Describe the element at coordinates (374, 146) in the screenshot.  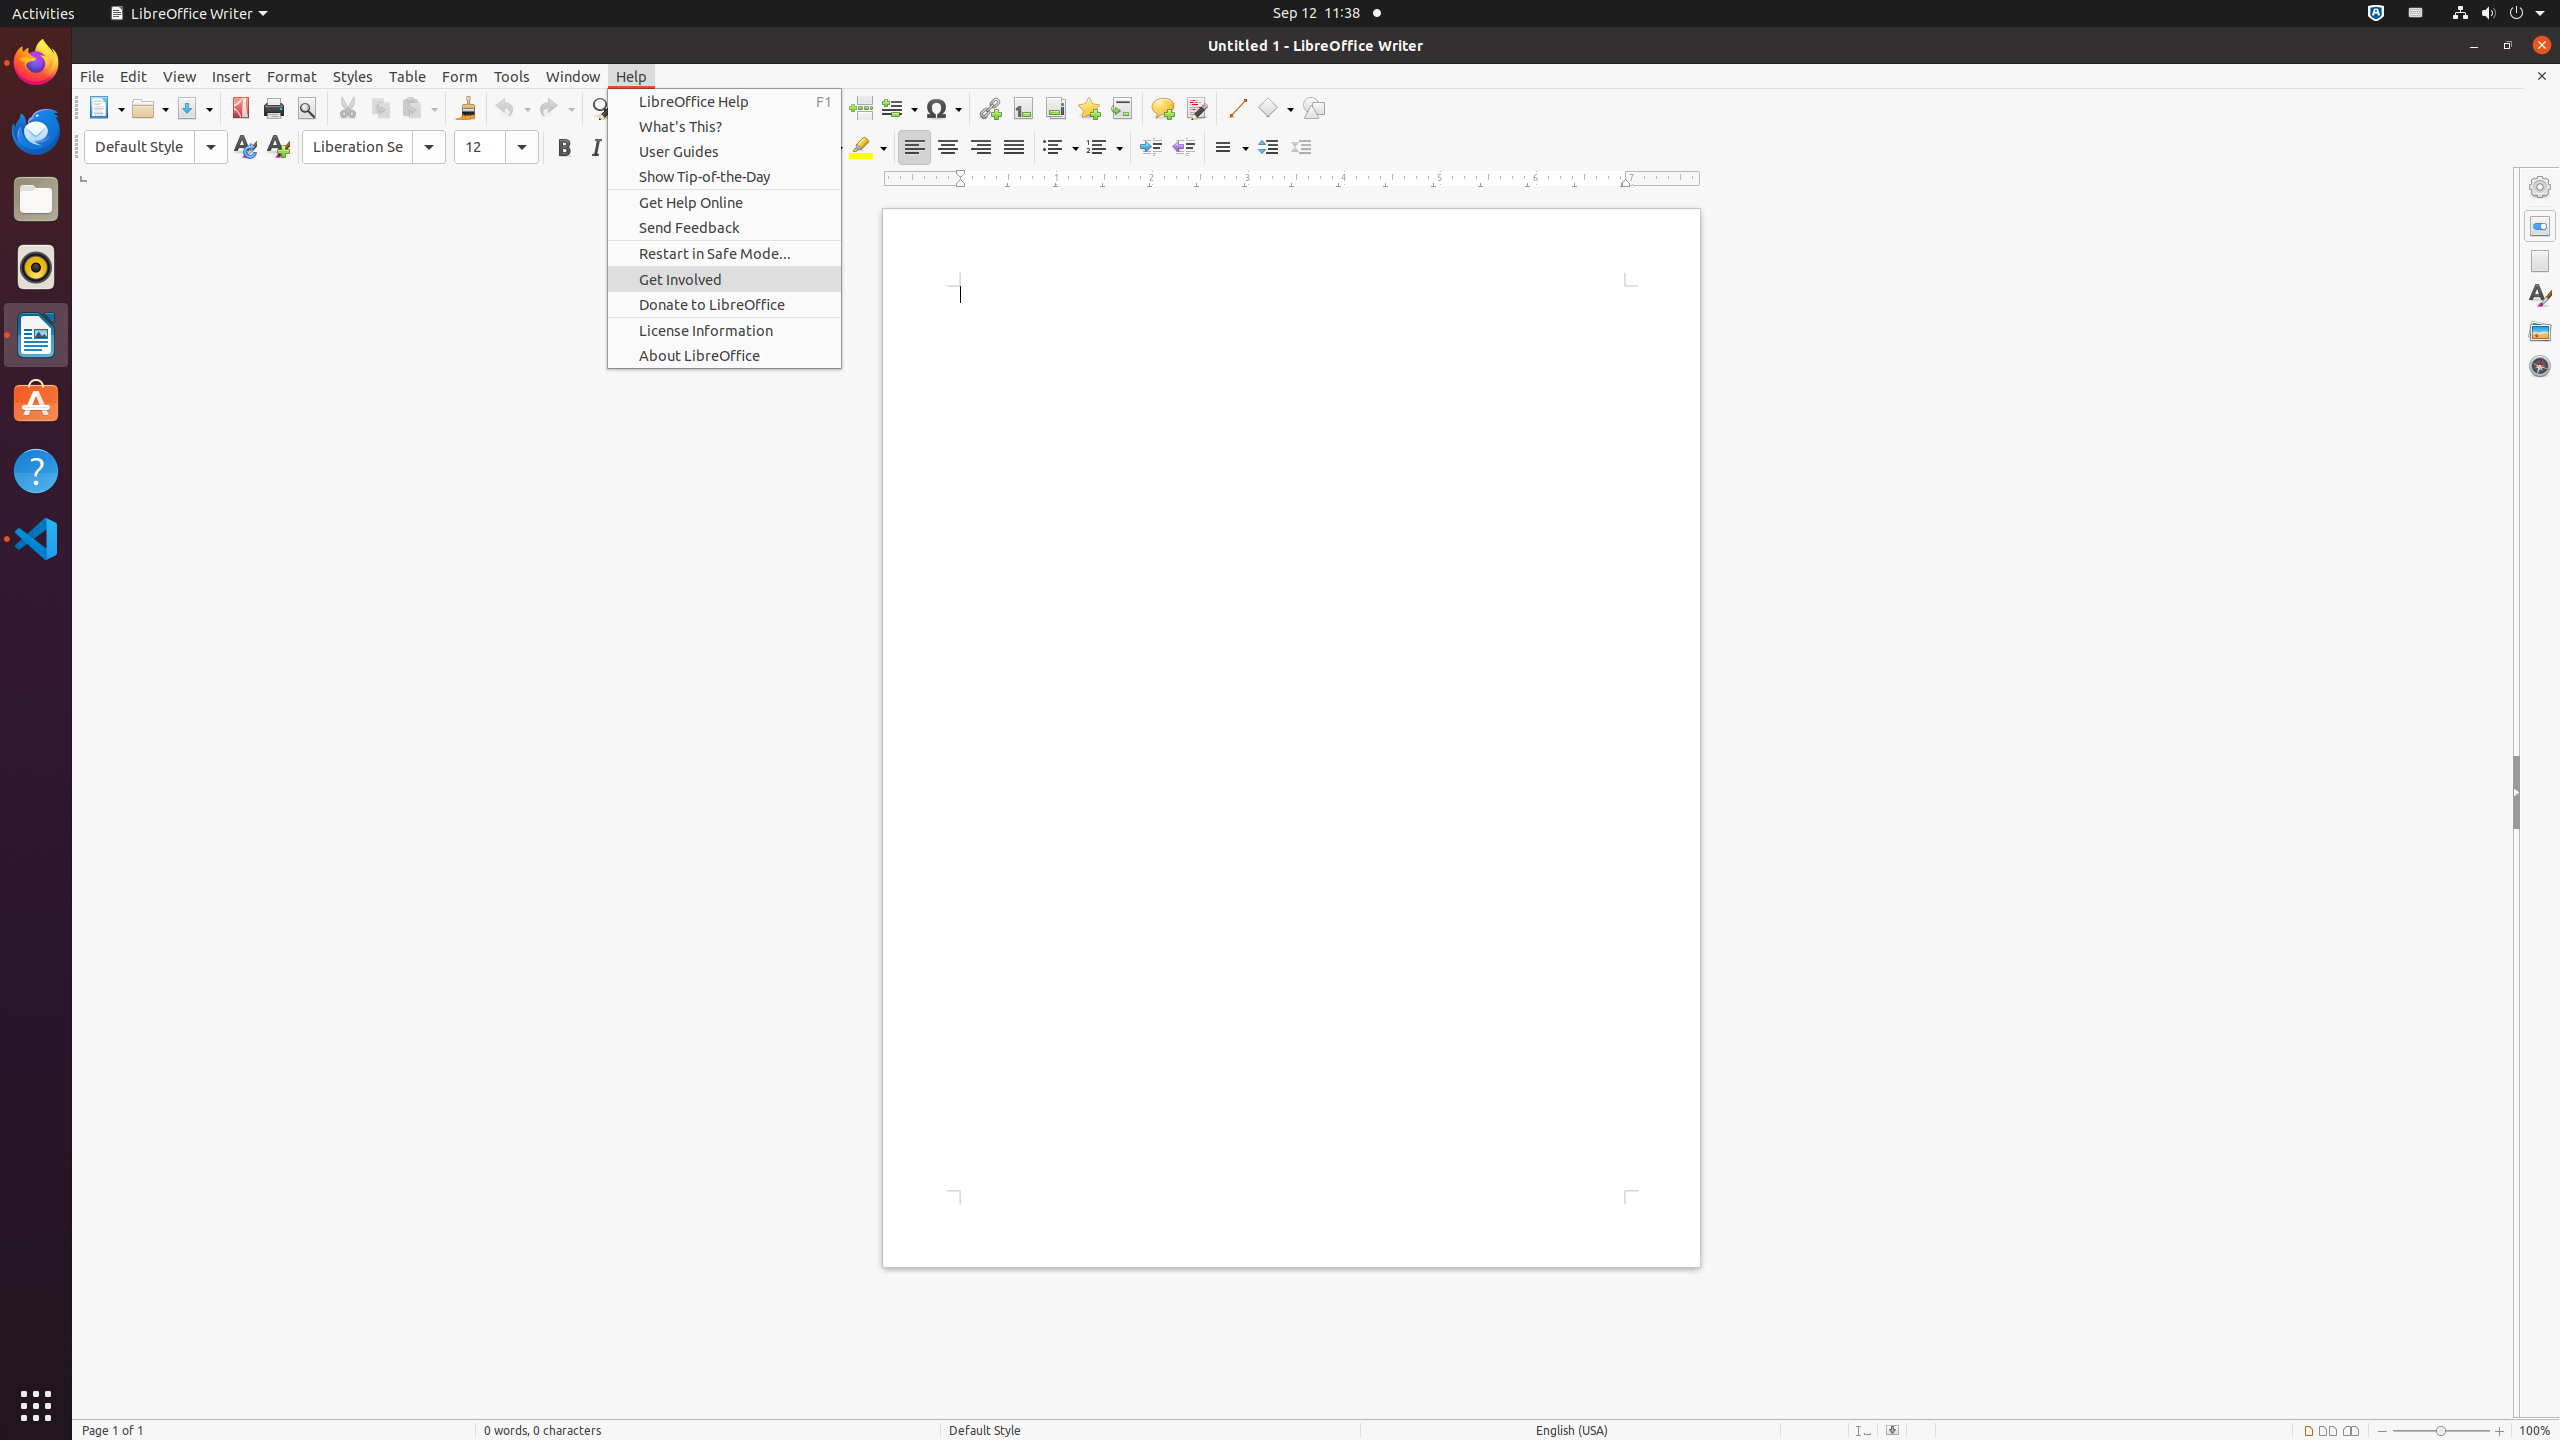
I see `'Font Name'` at that location.